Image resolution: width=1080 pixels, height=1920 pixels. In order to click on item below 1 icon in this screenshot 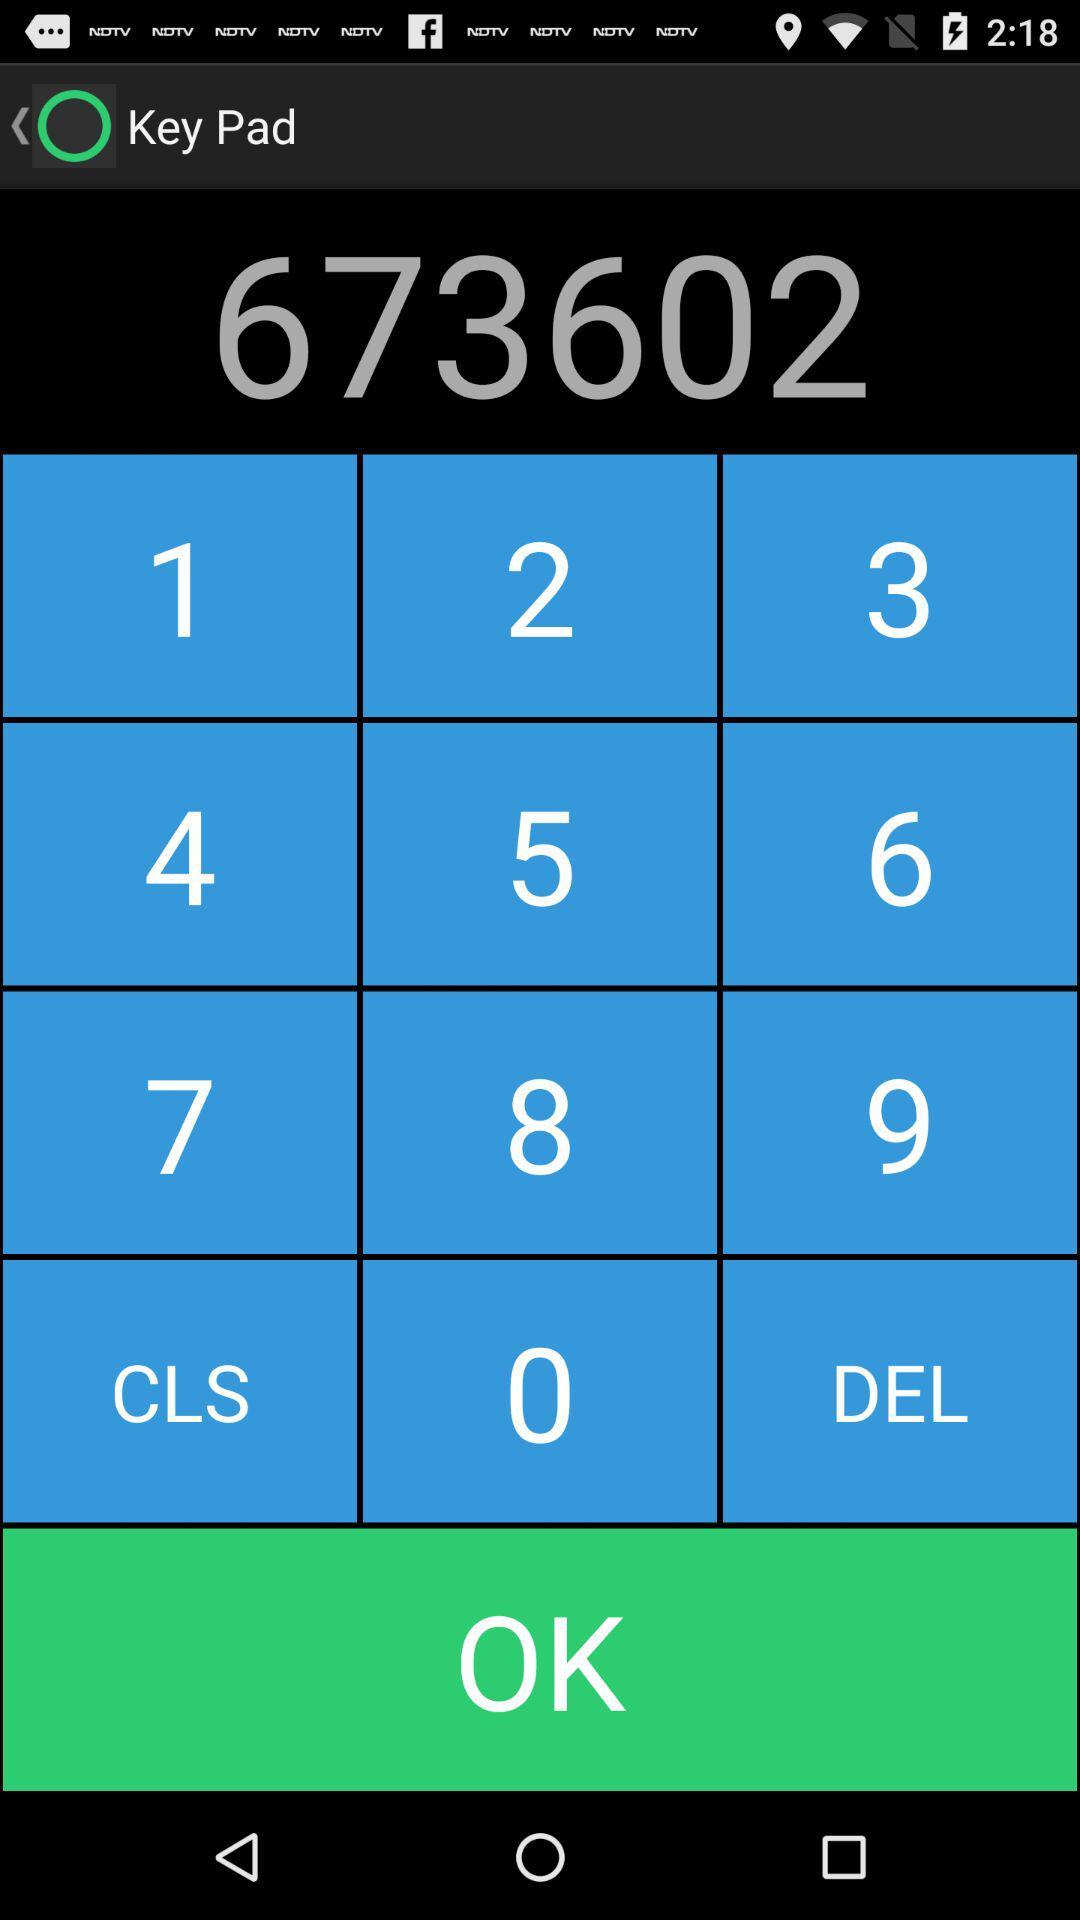, I will do `click(540, 854)`.